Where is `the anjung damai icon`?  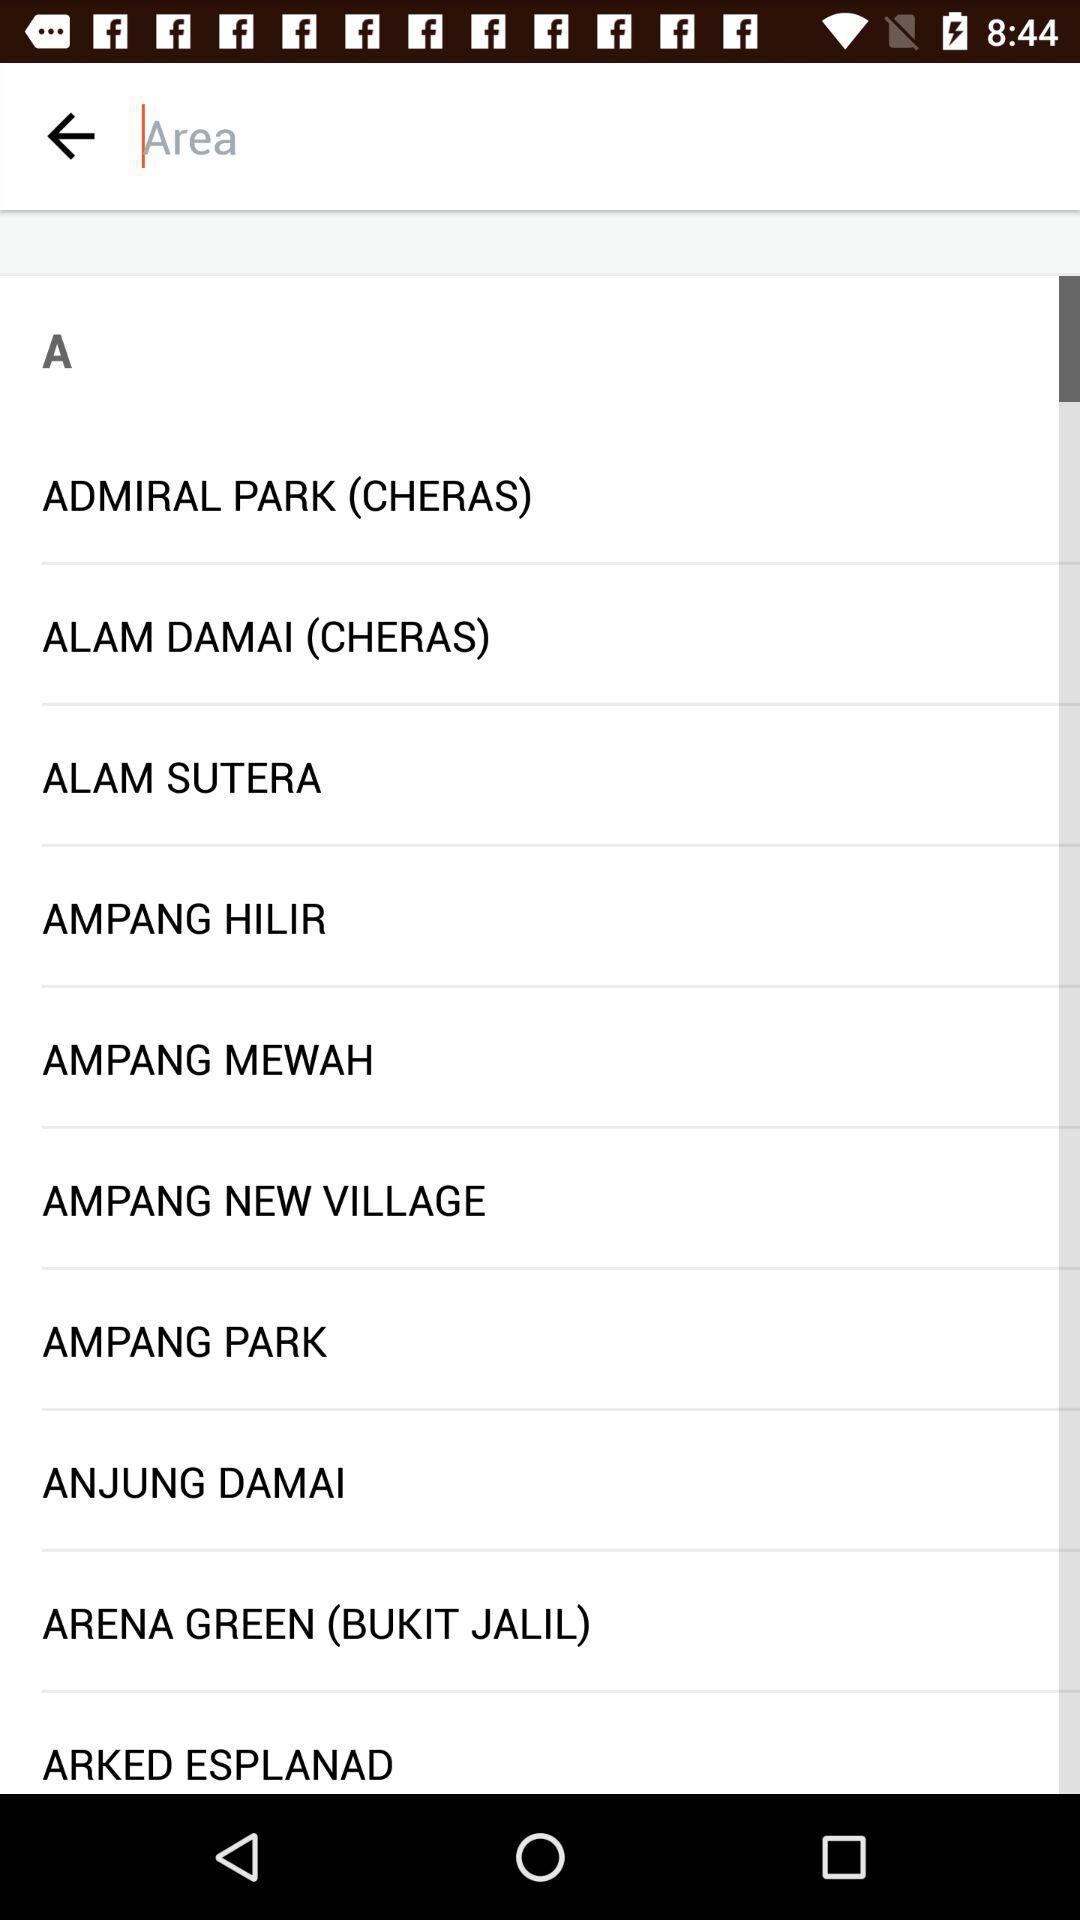 the anjung damai icon is located at coordinates (540, 1481).